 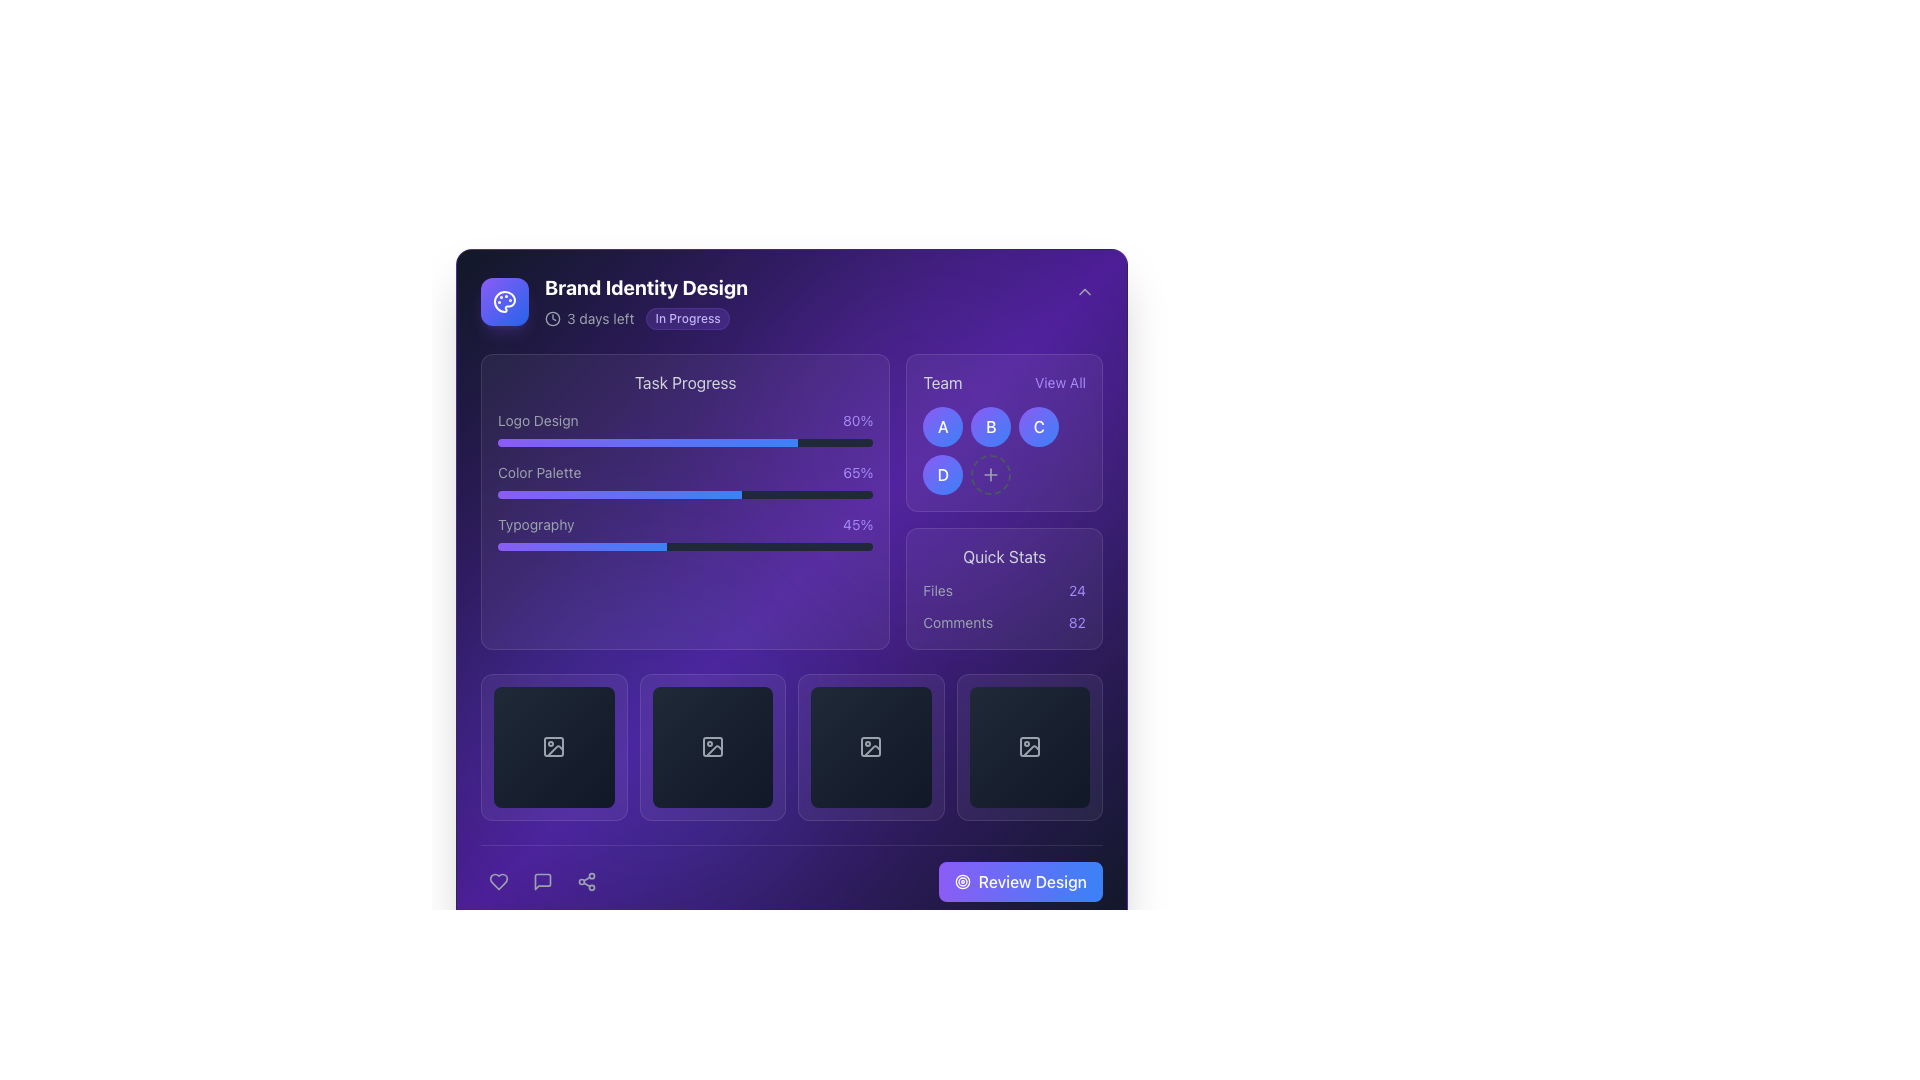 I want to click on the button next to the 'Team' title to trigger visual styling changes, so click(x=1059, y=382).